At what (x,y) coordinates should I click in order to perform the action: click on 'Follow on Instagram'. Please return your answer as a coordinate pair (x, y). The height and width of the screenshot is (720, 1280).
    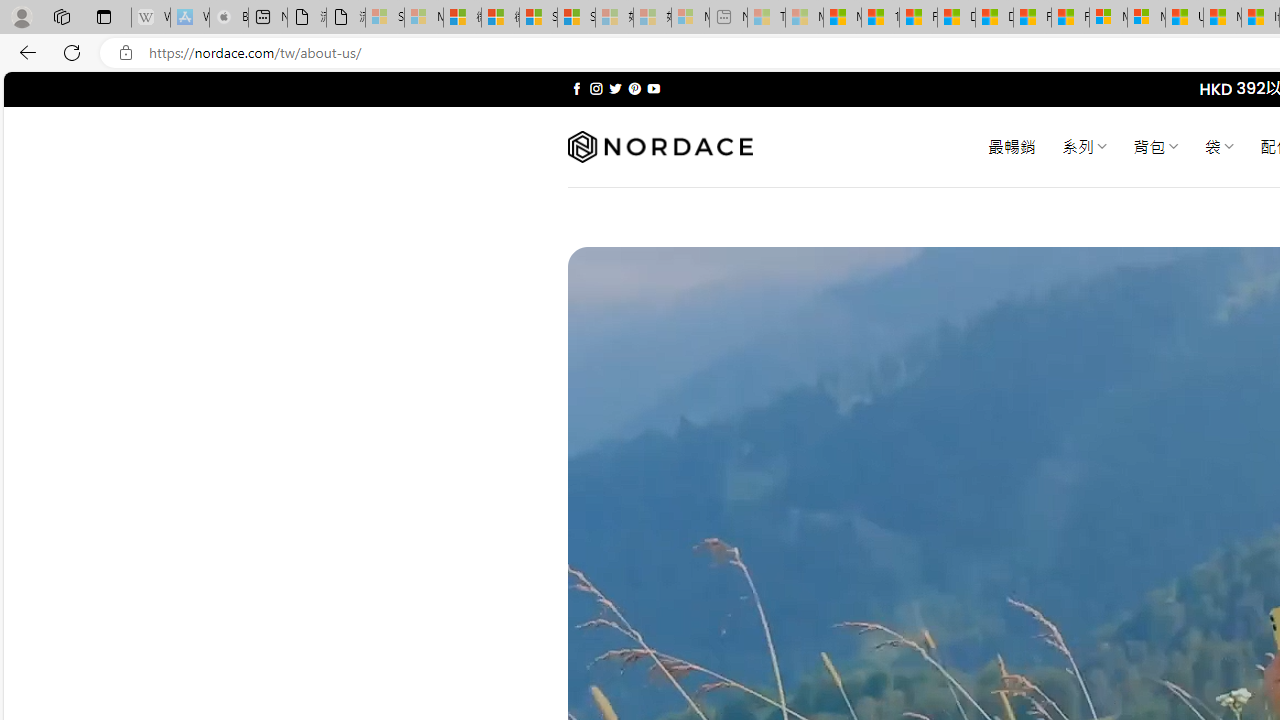
    Looking at the image, I should click on (595, 88).